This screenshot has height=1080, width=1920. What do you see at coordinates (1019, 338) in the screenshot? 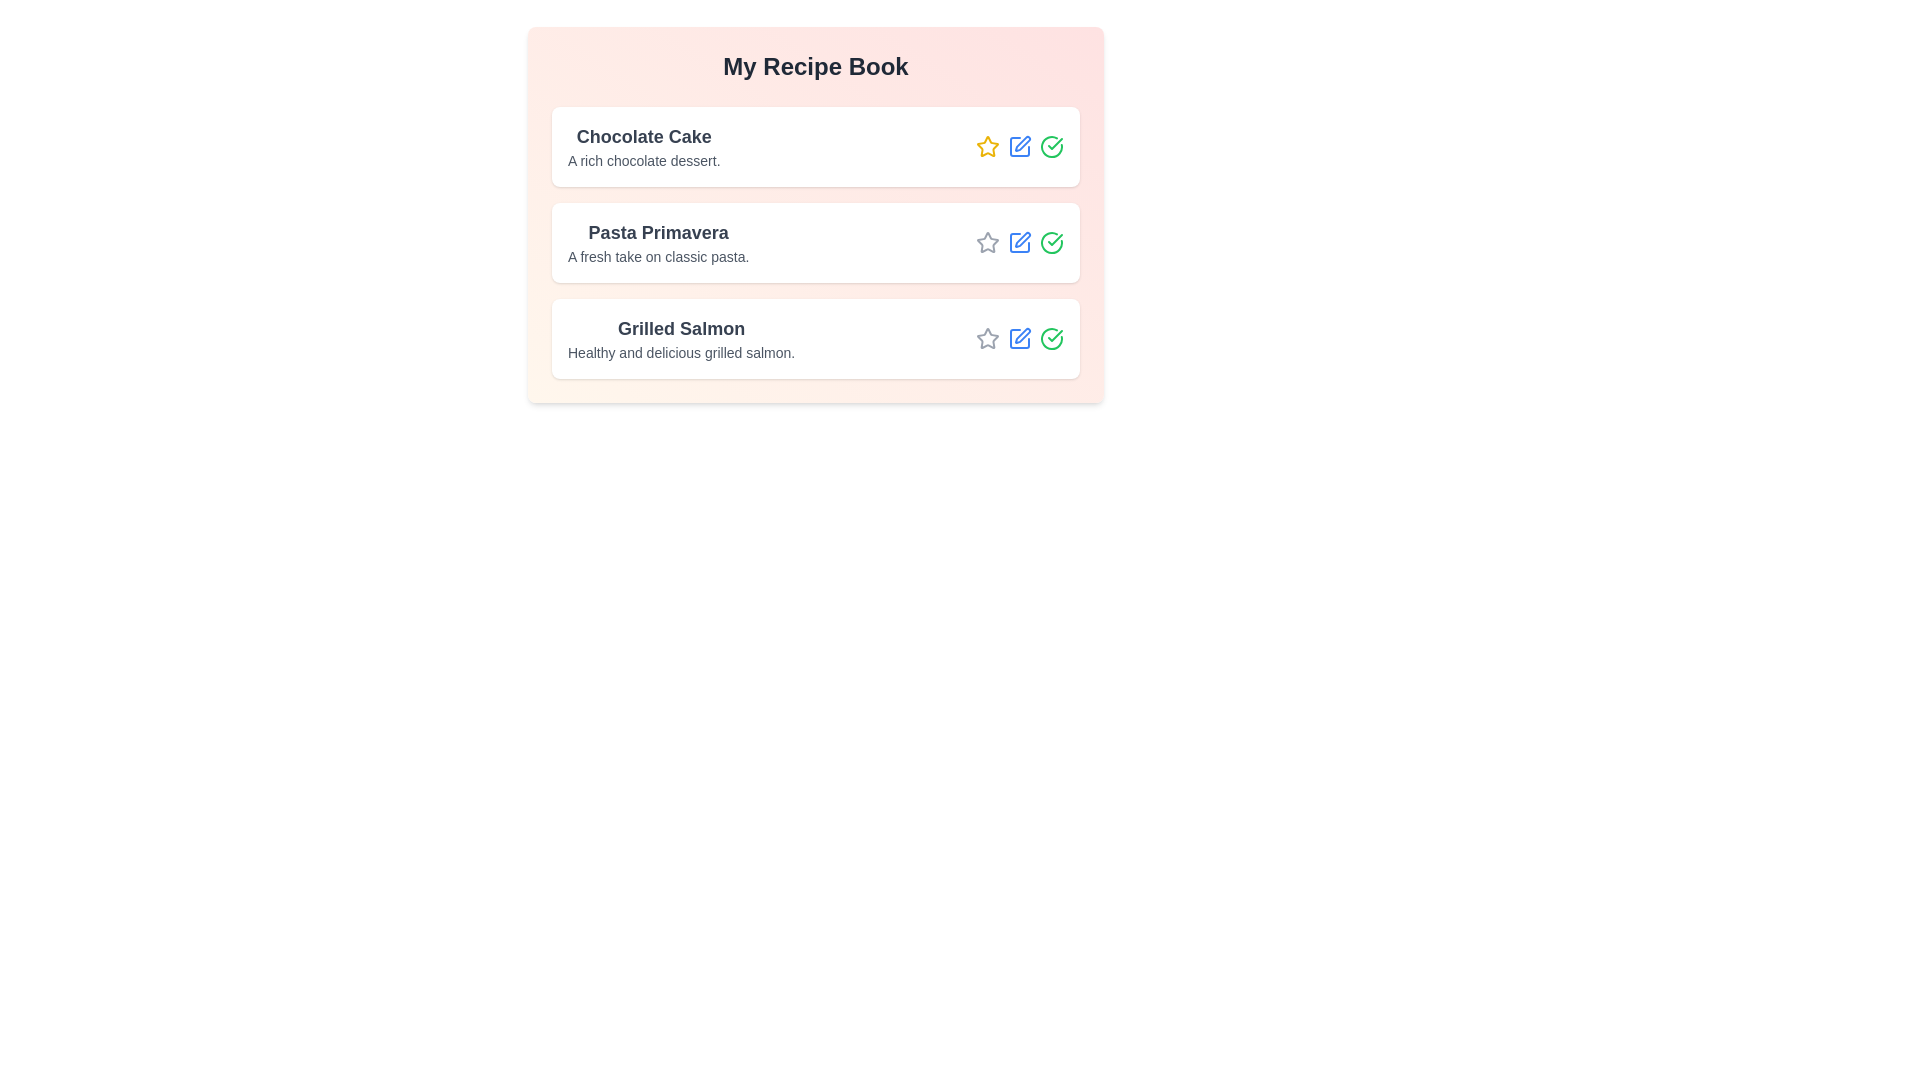
I see `edit icon for the recipe titled Grilled Salmon` at bounding box center [1019, 338].